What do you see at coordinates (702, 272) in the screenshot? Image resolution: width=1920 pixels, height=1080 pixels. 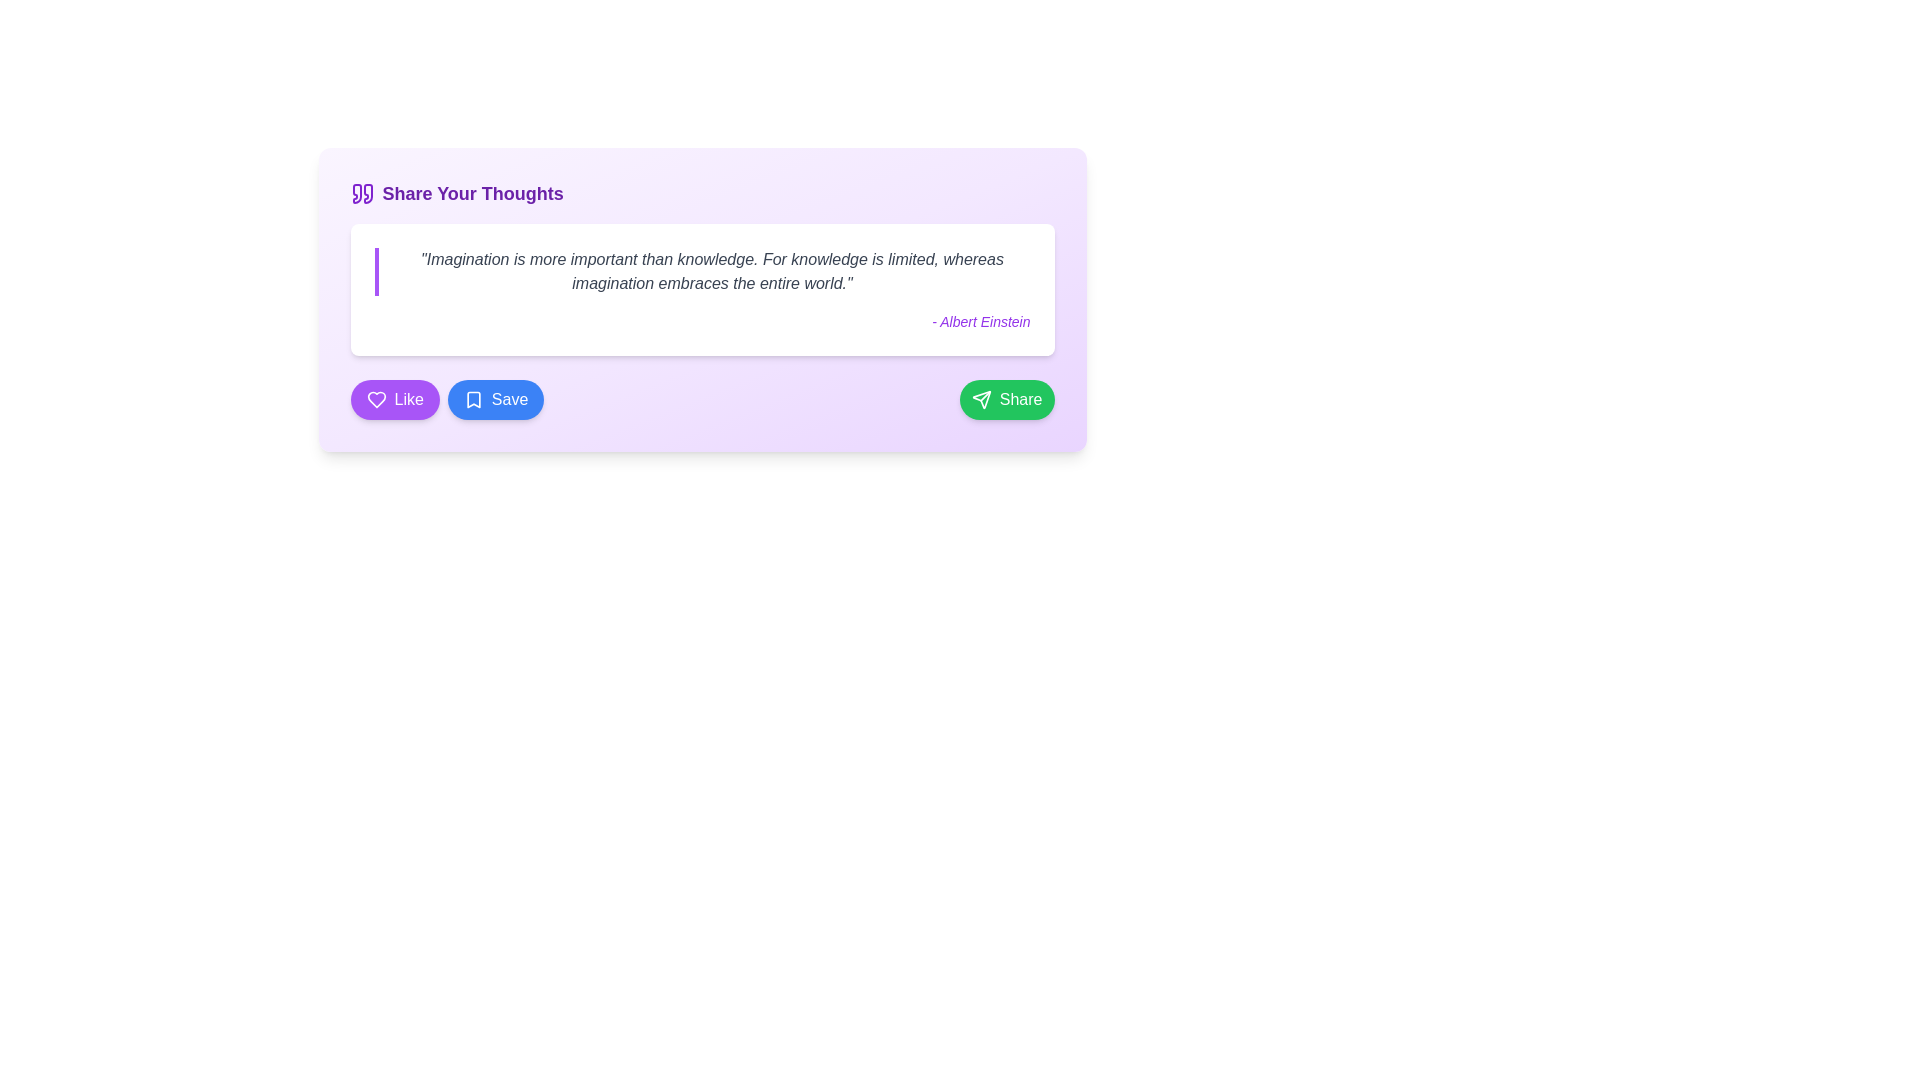 I see `the italic gray text block containing the quote 'Imagination is more important than knowledge...' which is highlighted with a purple border` at bounding box center [702, 272].